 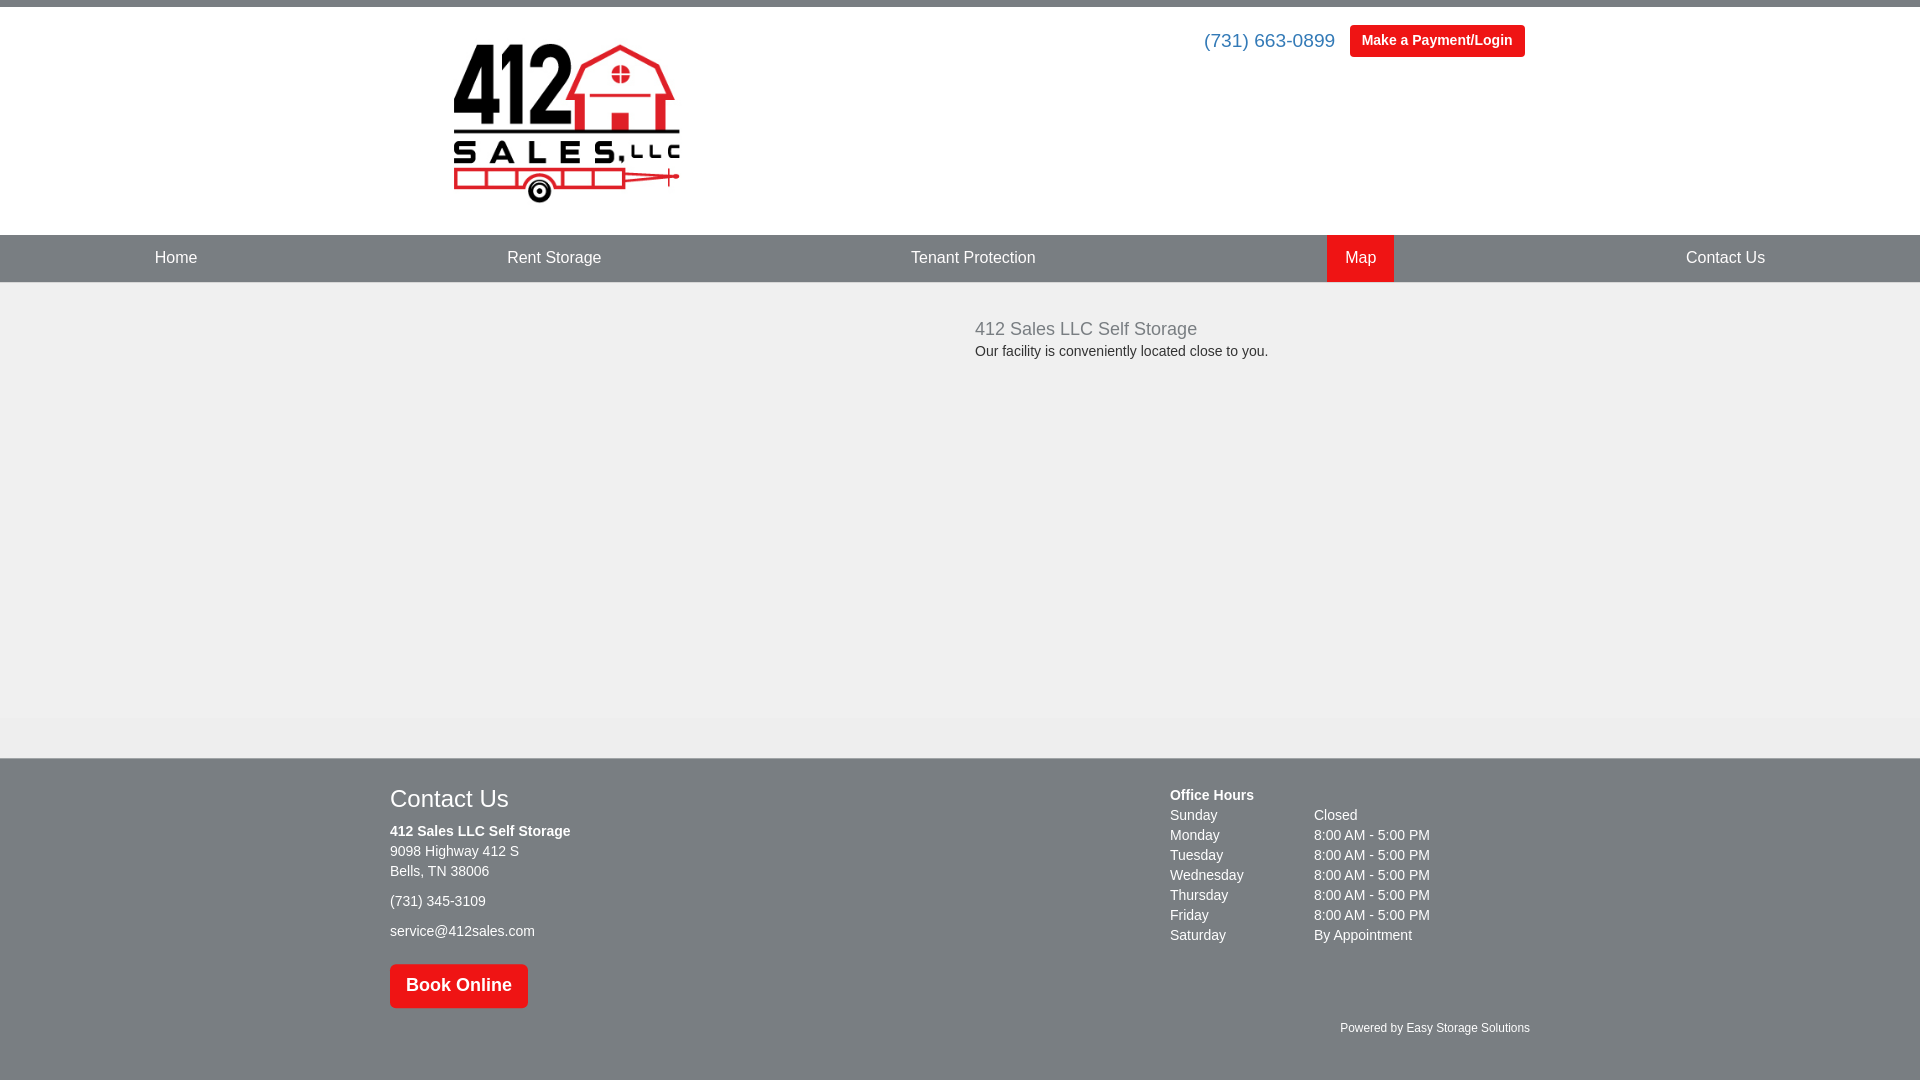 I want to click on 'Tenant Protection', so click(x=973, y=257).